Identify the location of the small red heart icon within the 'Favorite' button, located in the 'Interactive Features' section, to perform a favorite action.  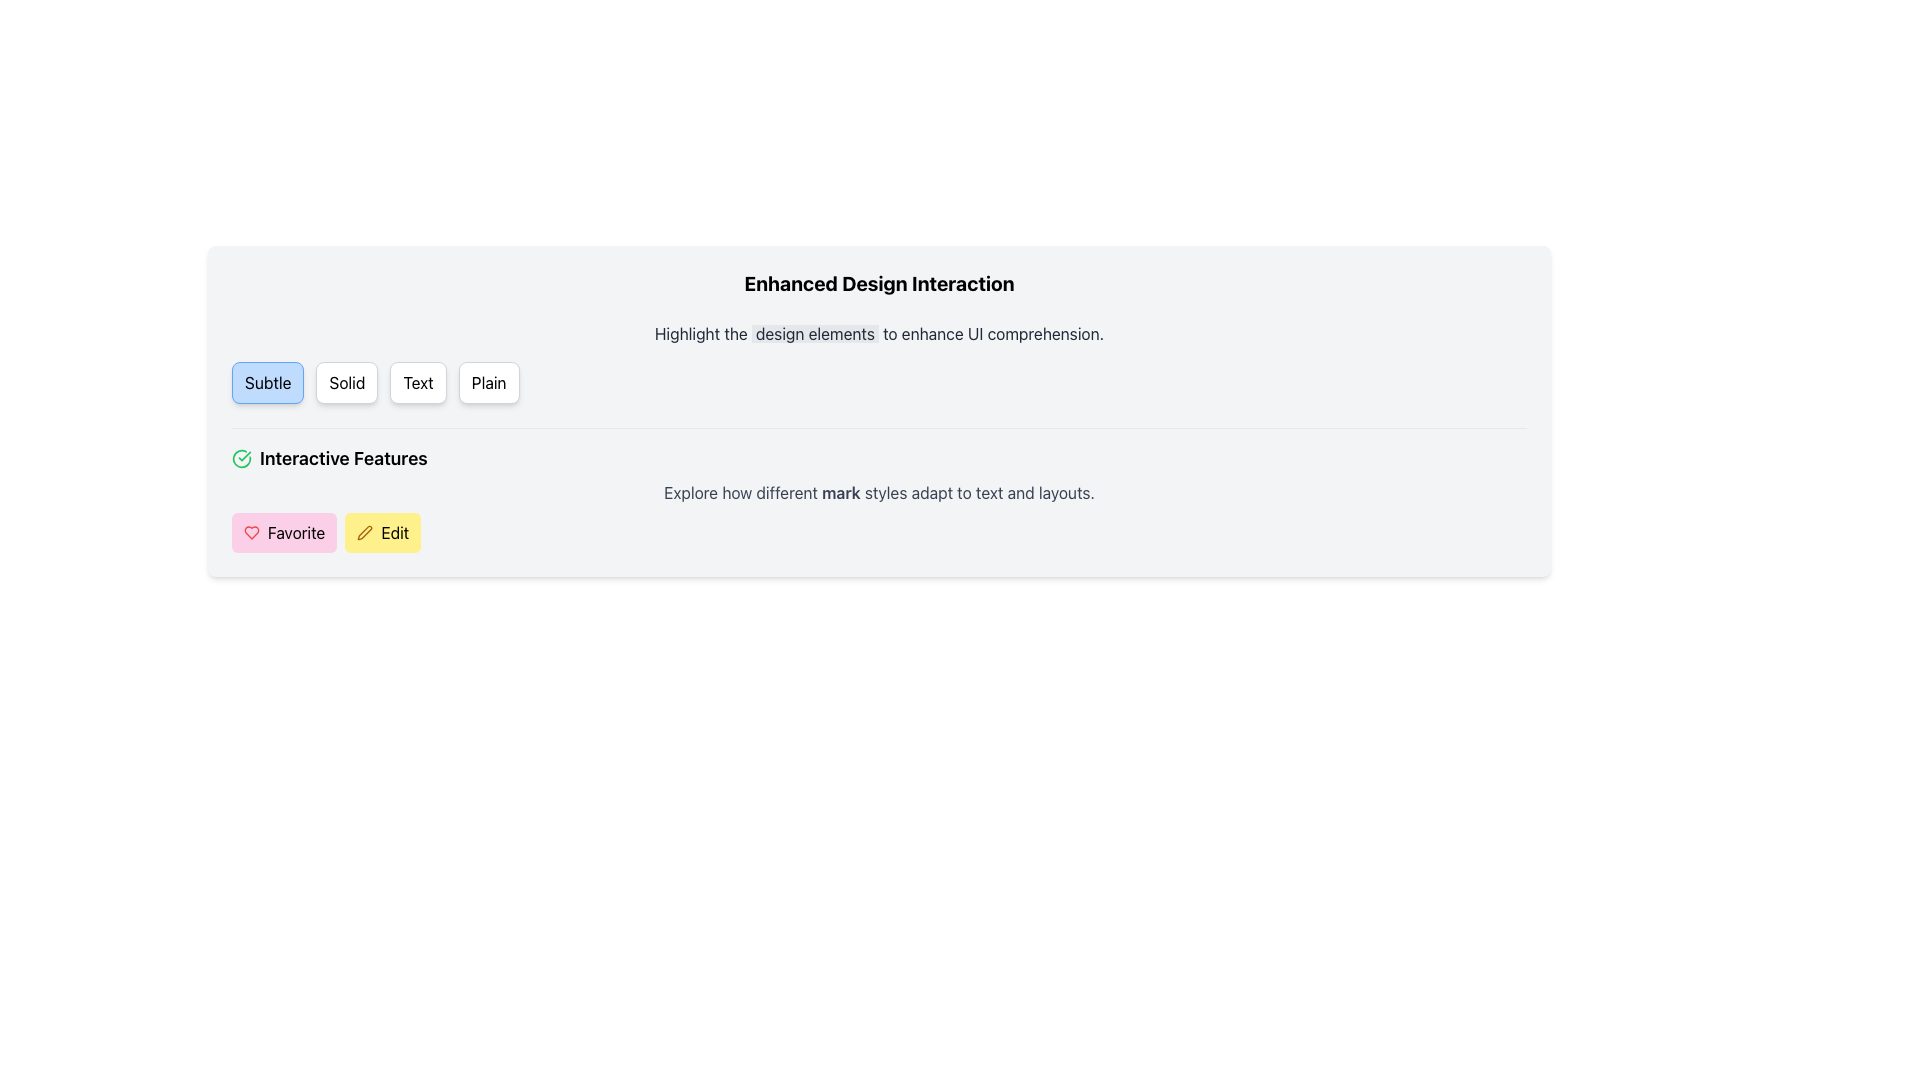
(251, 531).